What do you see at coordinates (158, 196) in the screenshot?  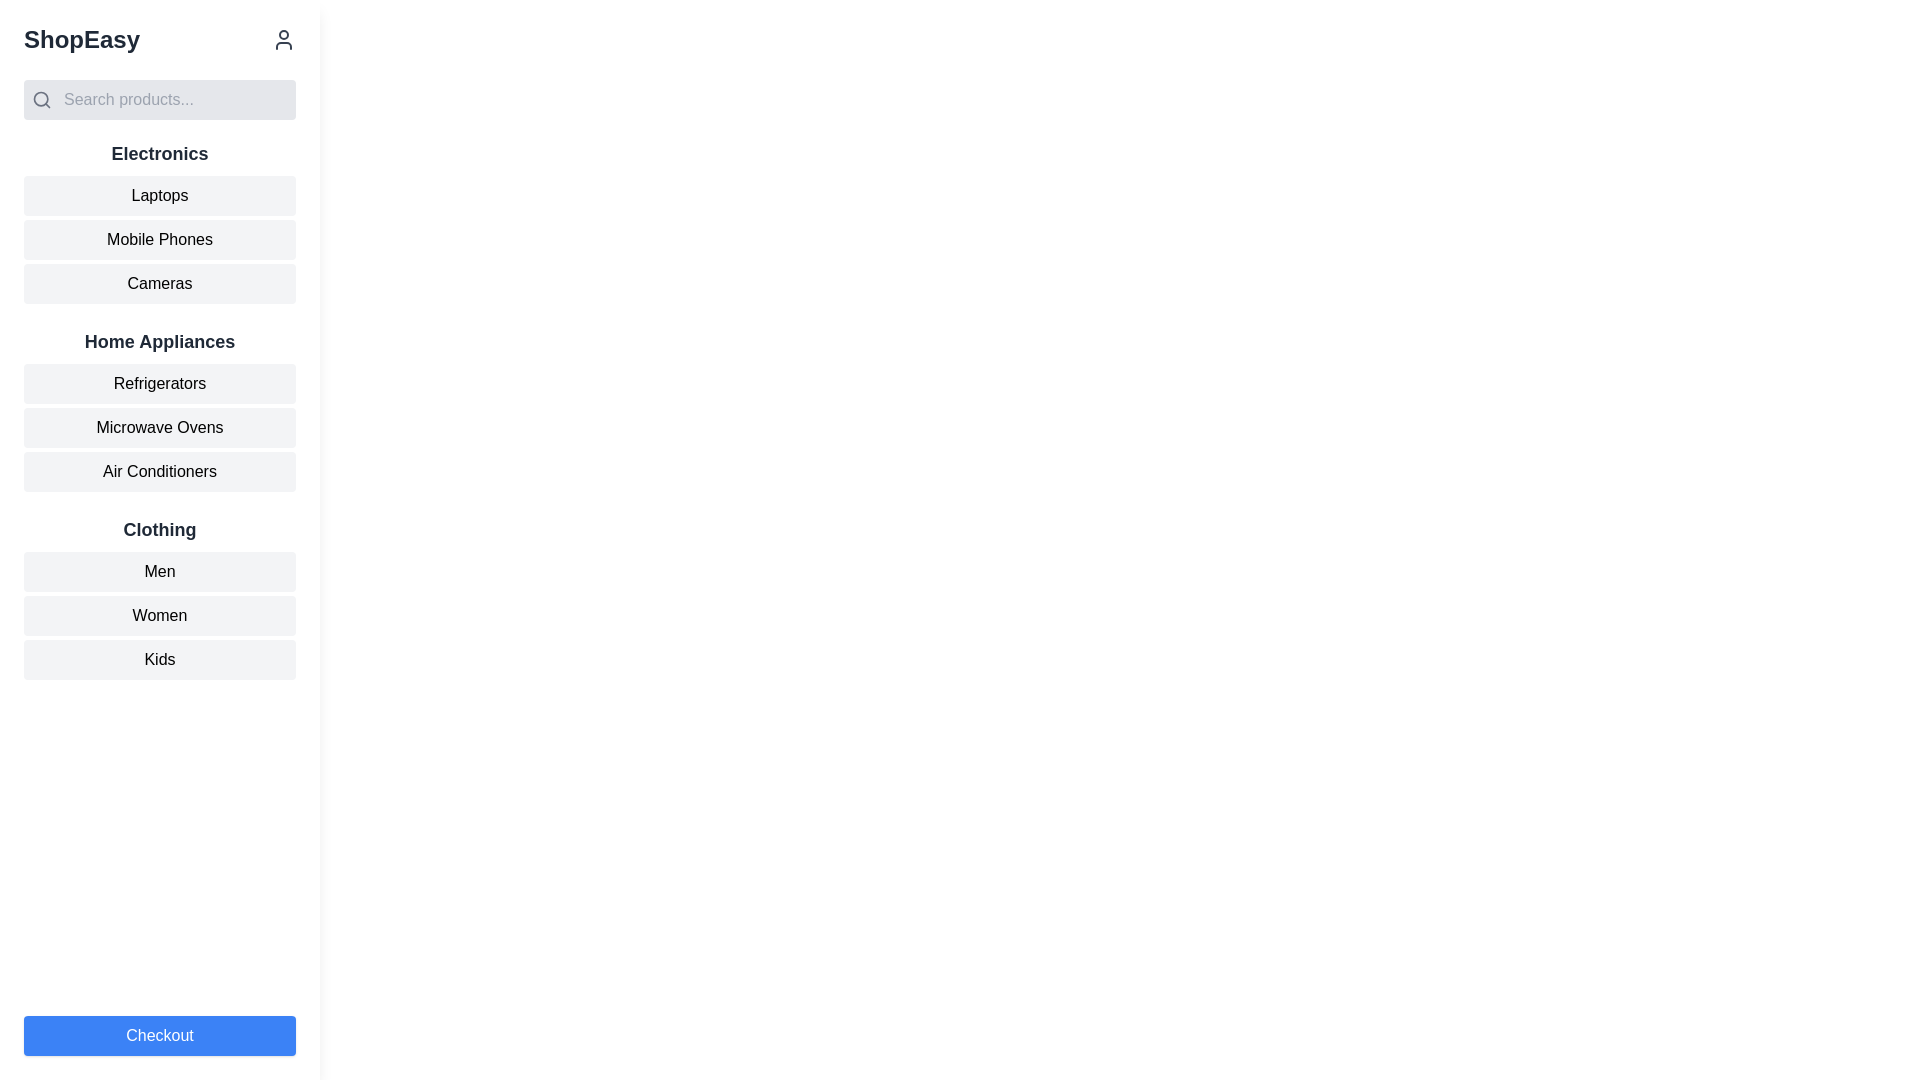 I see `the 'Laptops' button, which is a light gray rectangular button with rounded corners and black text, located at the top of the Electronics section` at bounding box center [158, 196].